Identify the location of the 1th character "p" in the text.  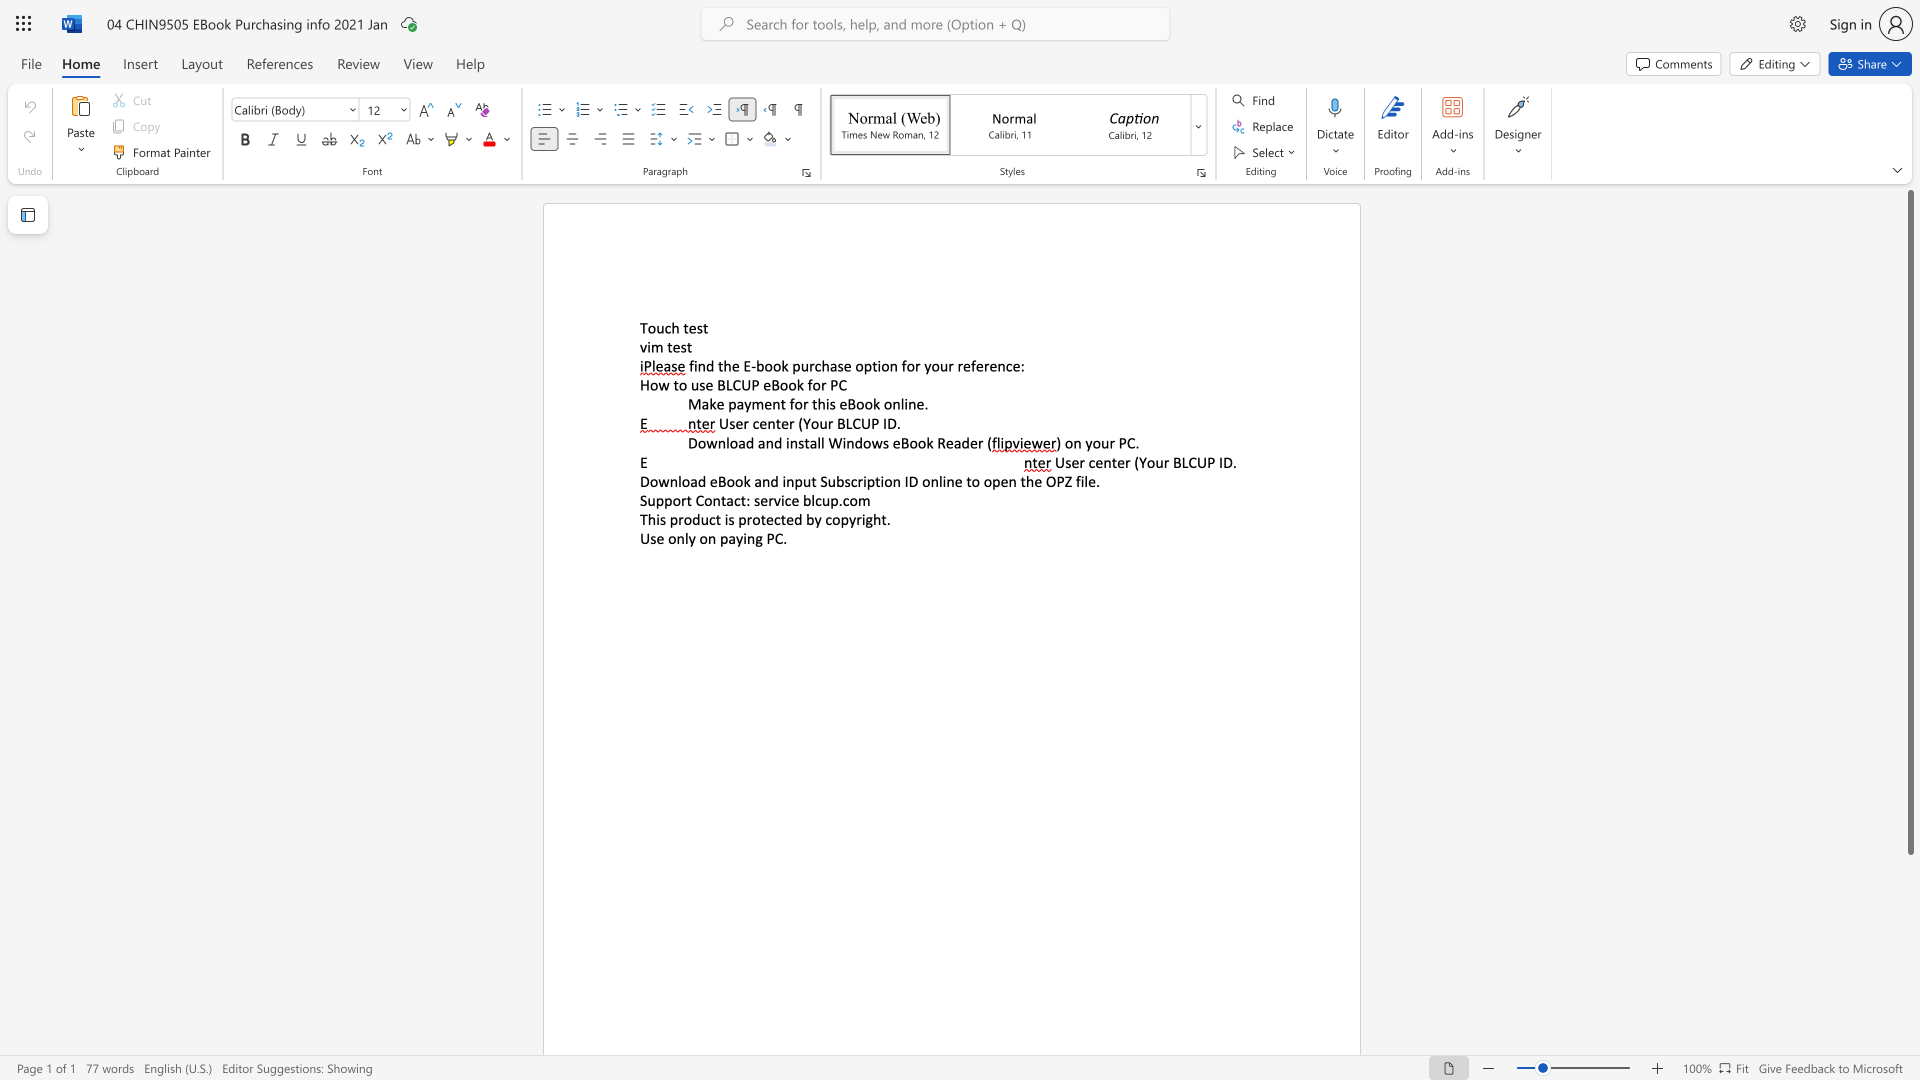
(723, 537).